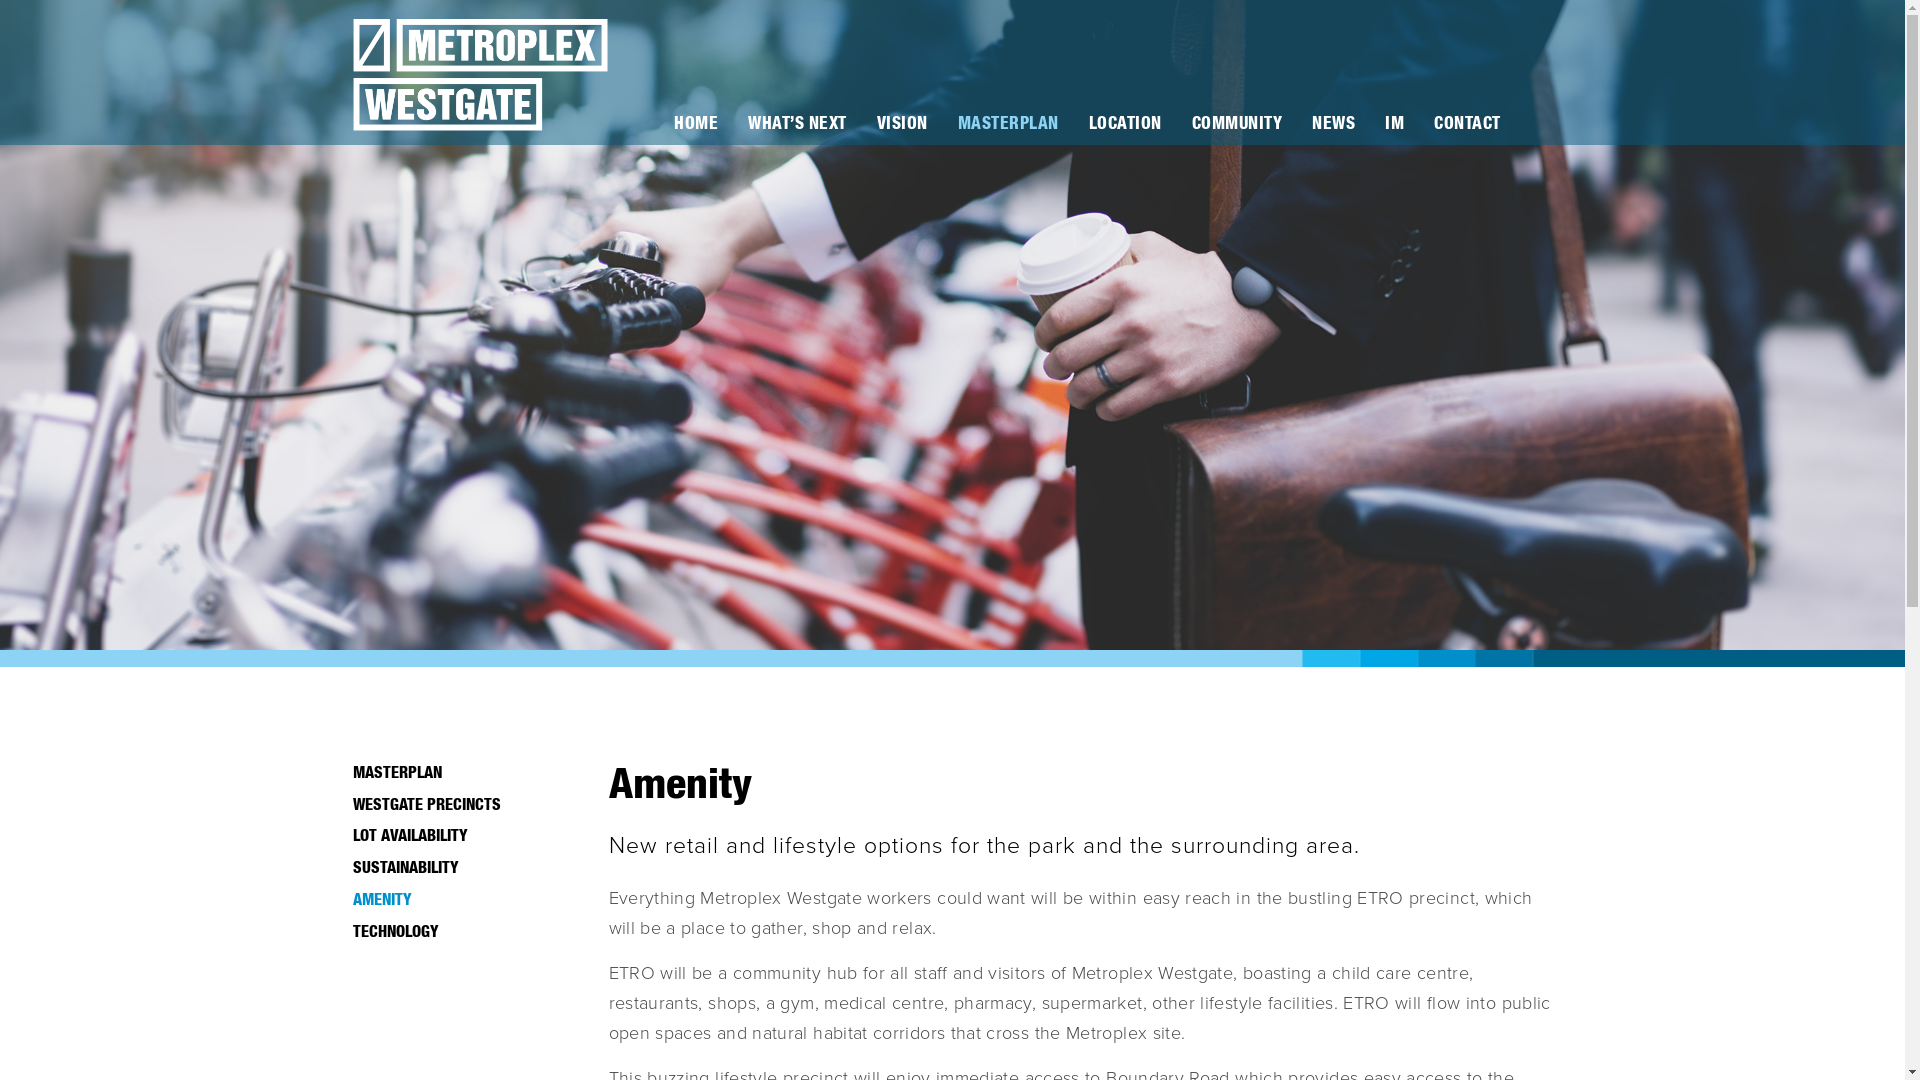 The height and width of the screenshot is (1080, 1920). What do you see at coordinates (696, 123) in the screenshot?
I see `'HOME'` at bounding box center [696, 123].